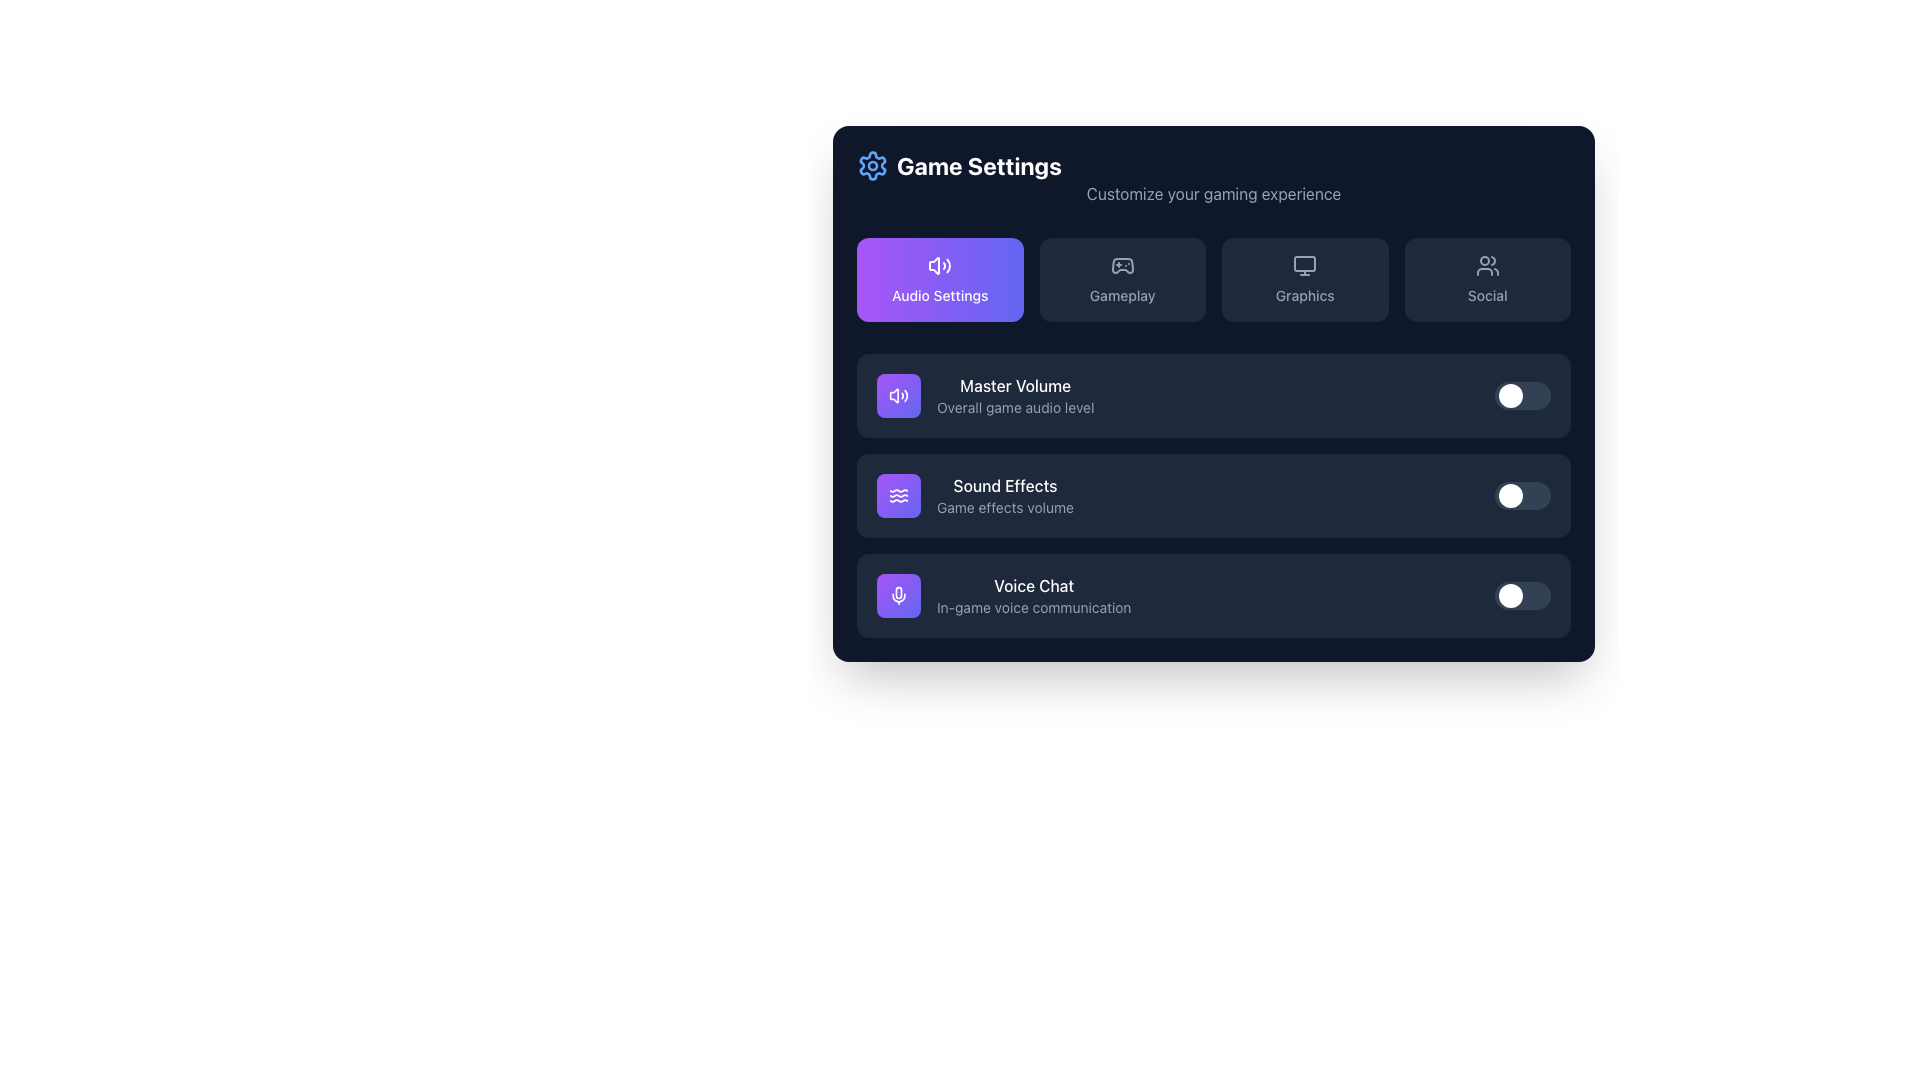  Describe the element at coordinates (897, 396) in the screenshot. I see `the purple rectangular Icon button with a speaker icon for interaction, located below 'Audio Settings' and to the left of 'Master Volume'` at that location.